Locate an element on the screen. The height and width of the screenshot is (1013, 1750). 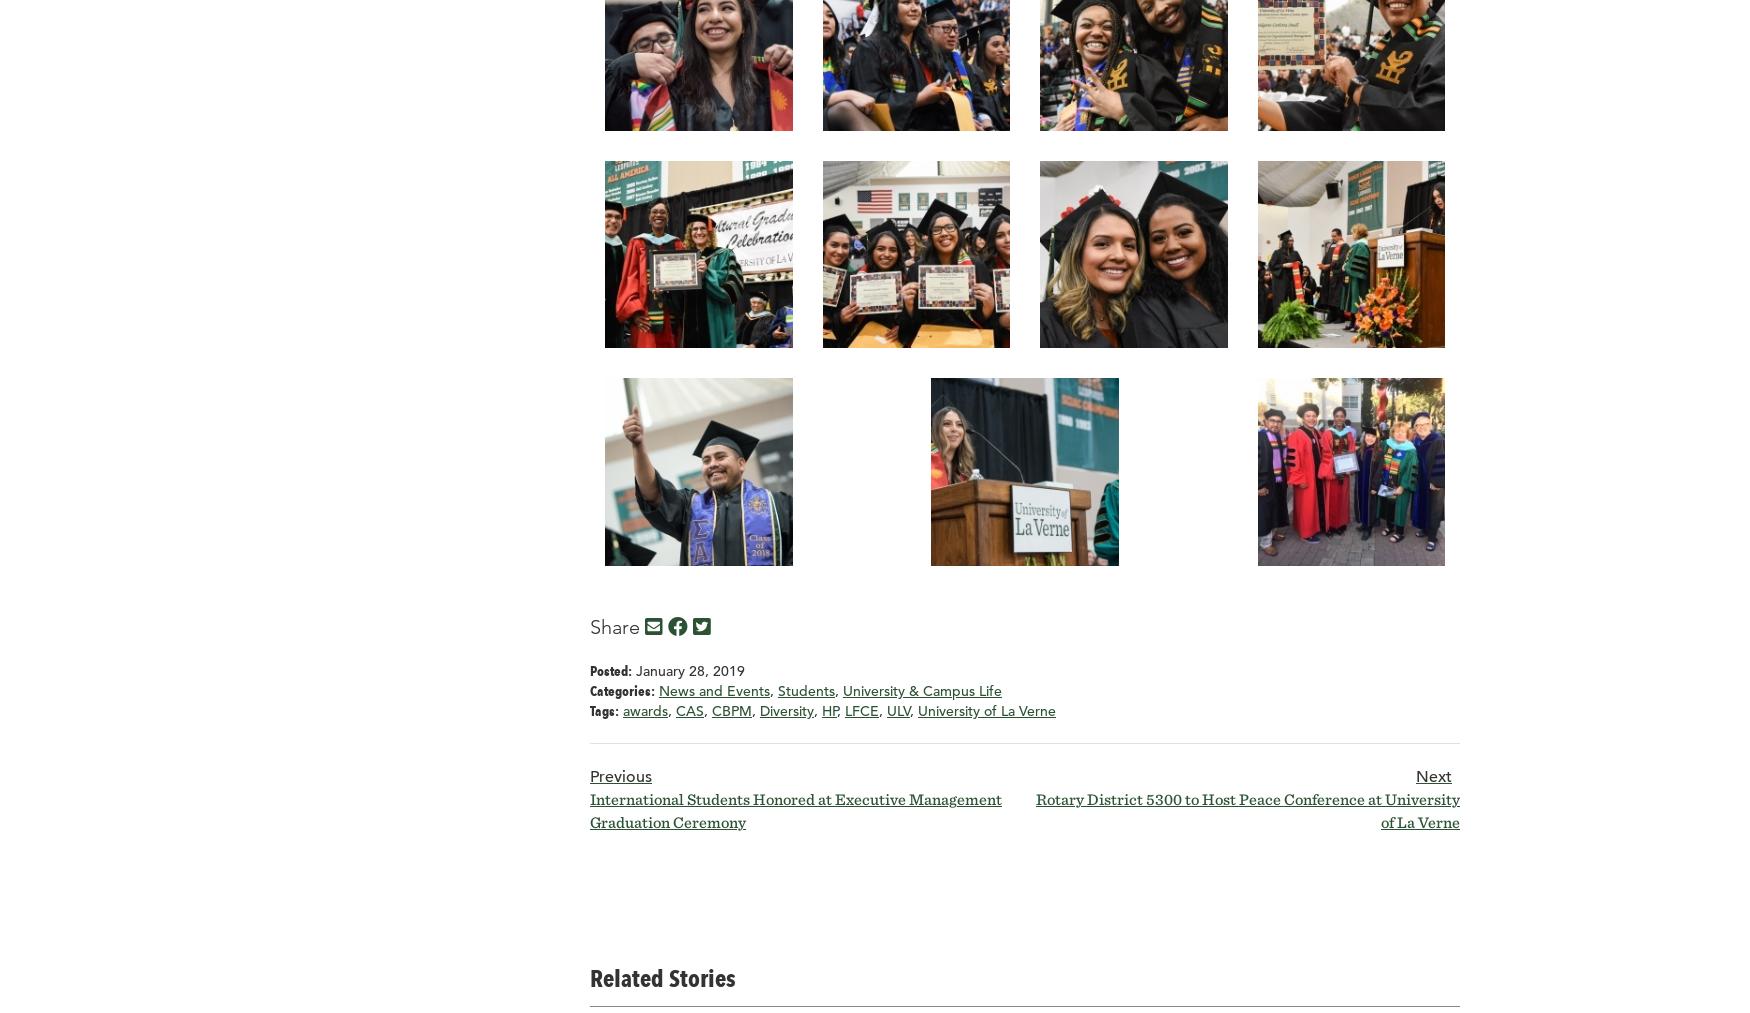
'Tags:' is located at coordinates (604, 710).